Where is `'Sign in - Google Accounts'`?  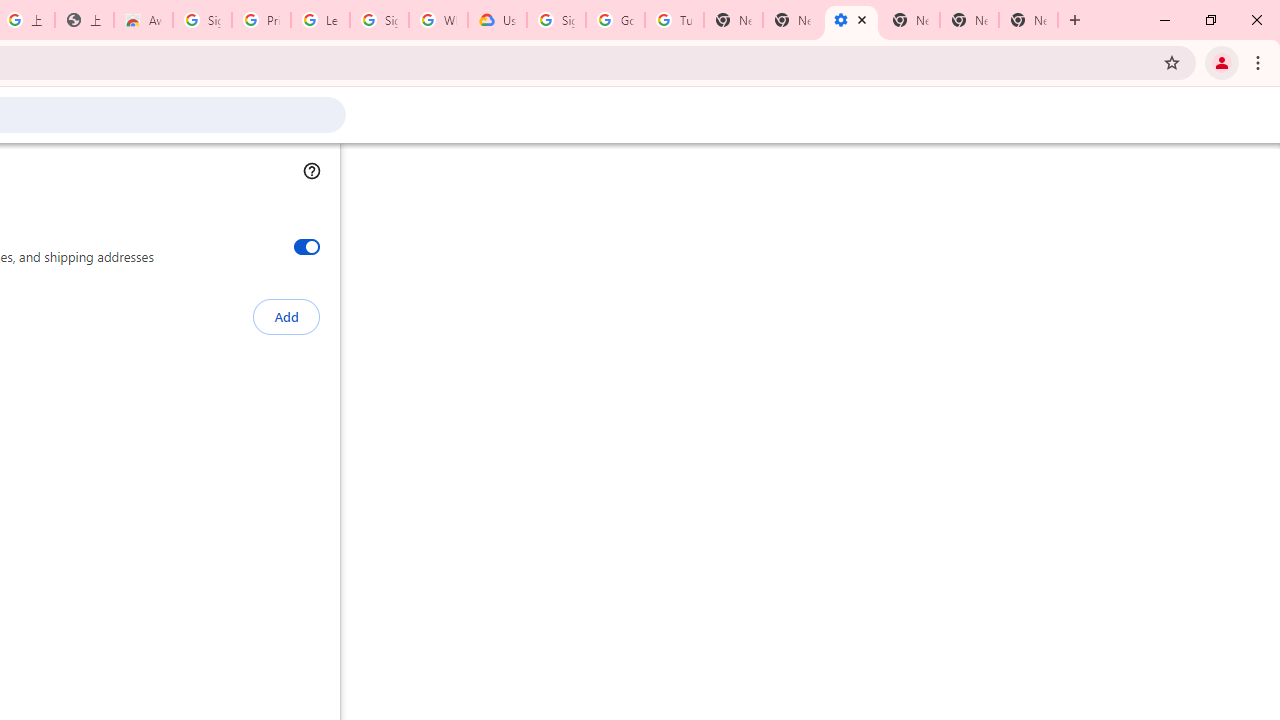 'Sign in - Google Accounts' is located at coordinates (379, 20).